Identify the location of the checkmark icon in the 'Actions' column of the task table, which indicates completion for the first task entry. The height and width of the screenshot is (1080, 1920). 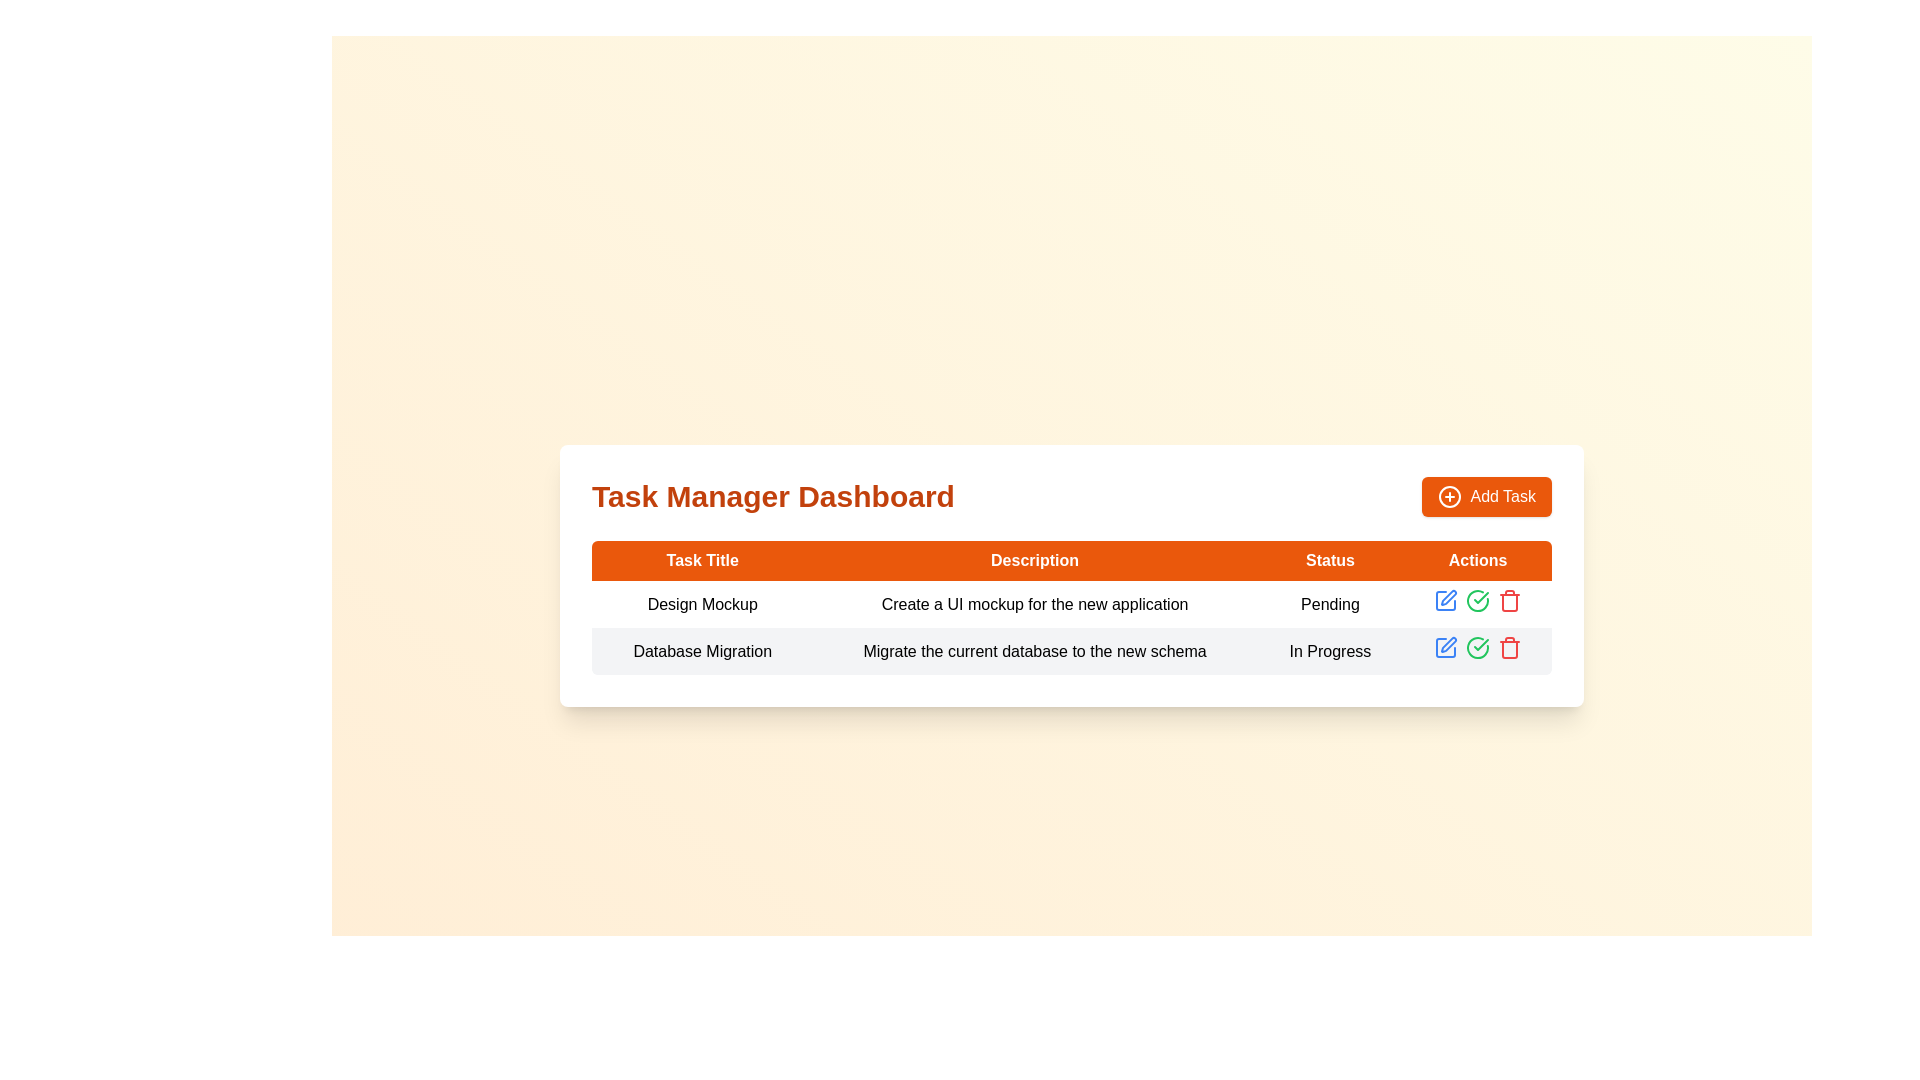
(1481, 644).